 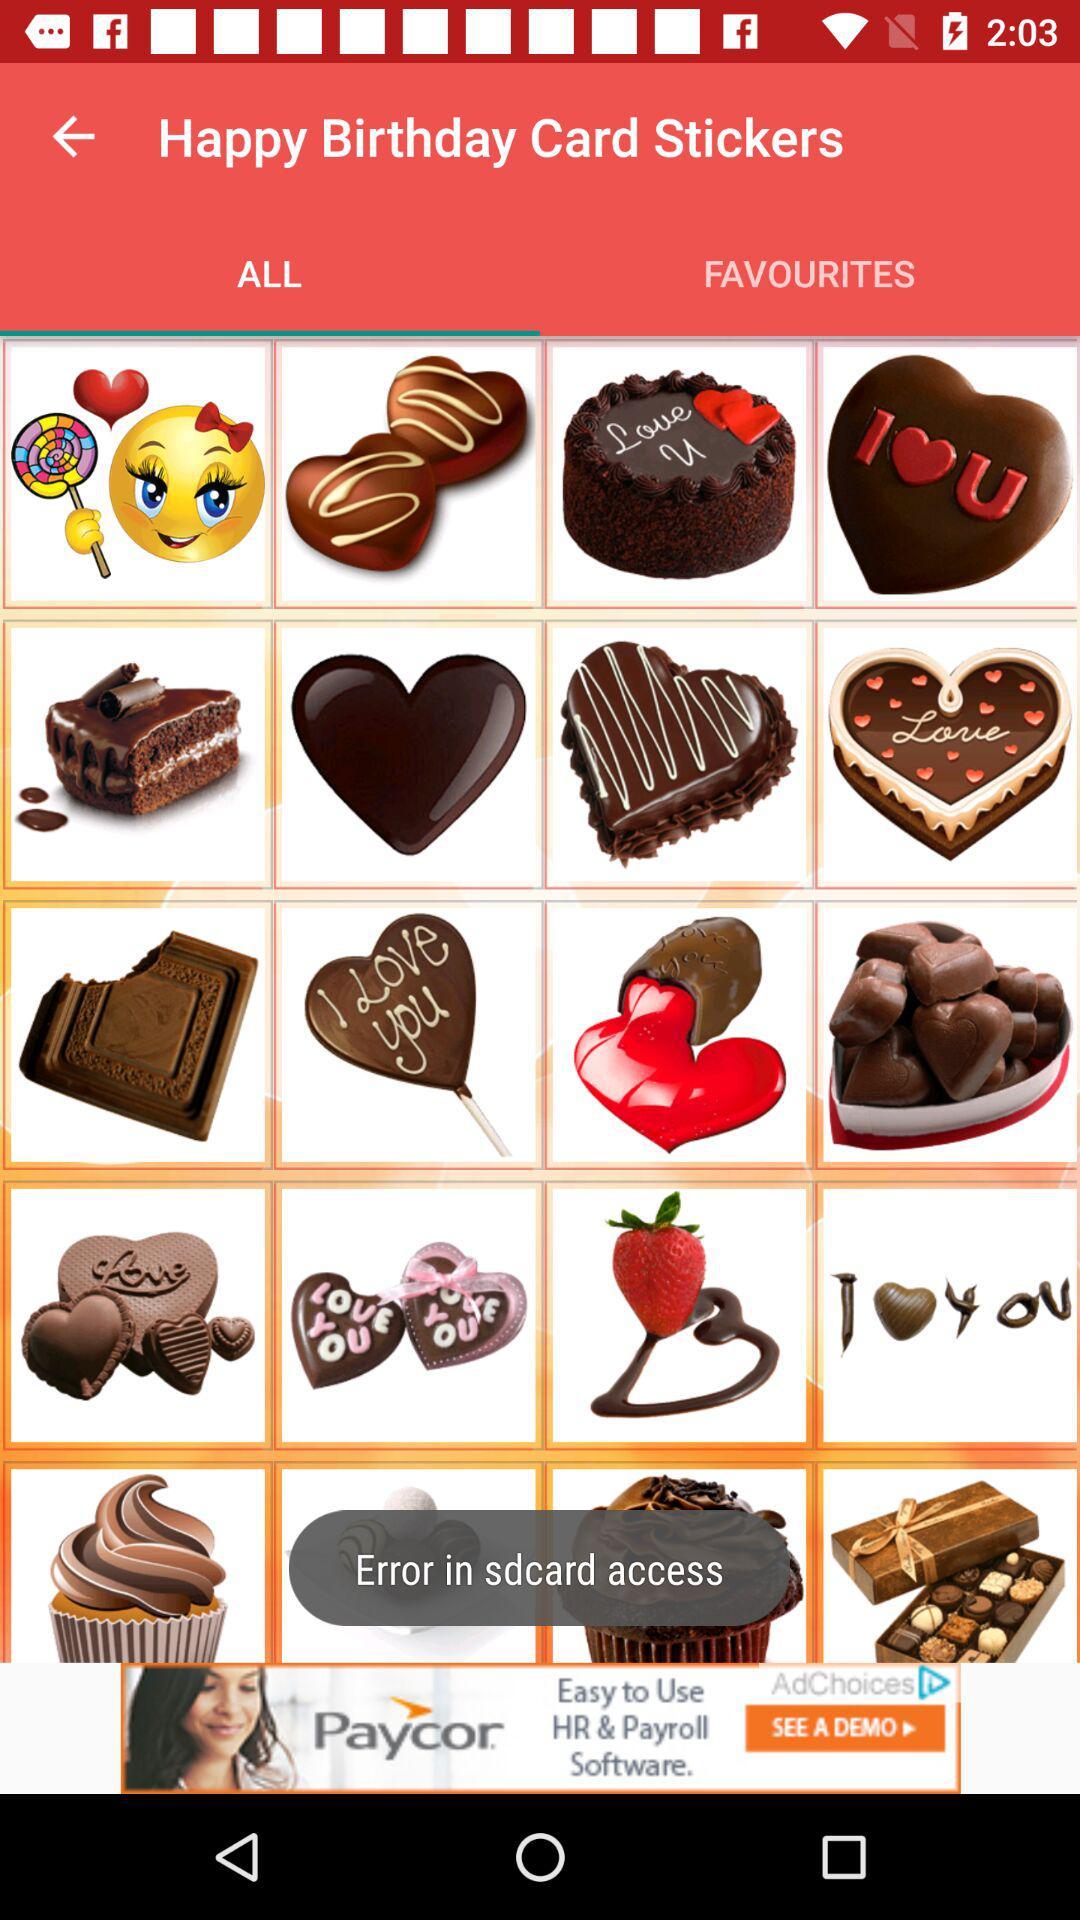 I want to click on advertisement, so click(x=540, y=1727).